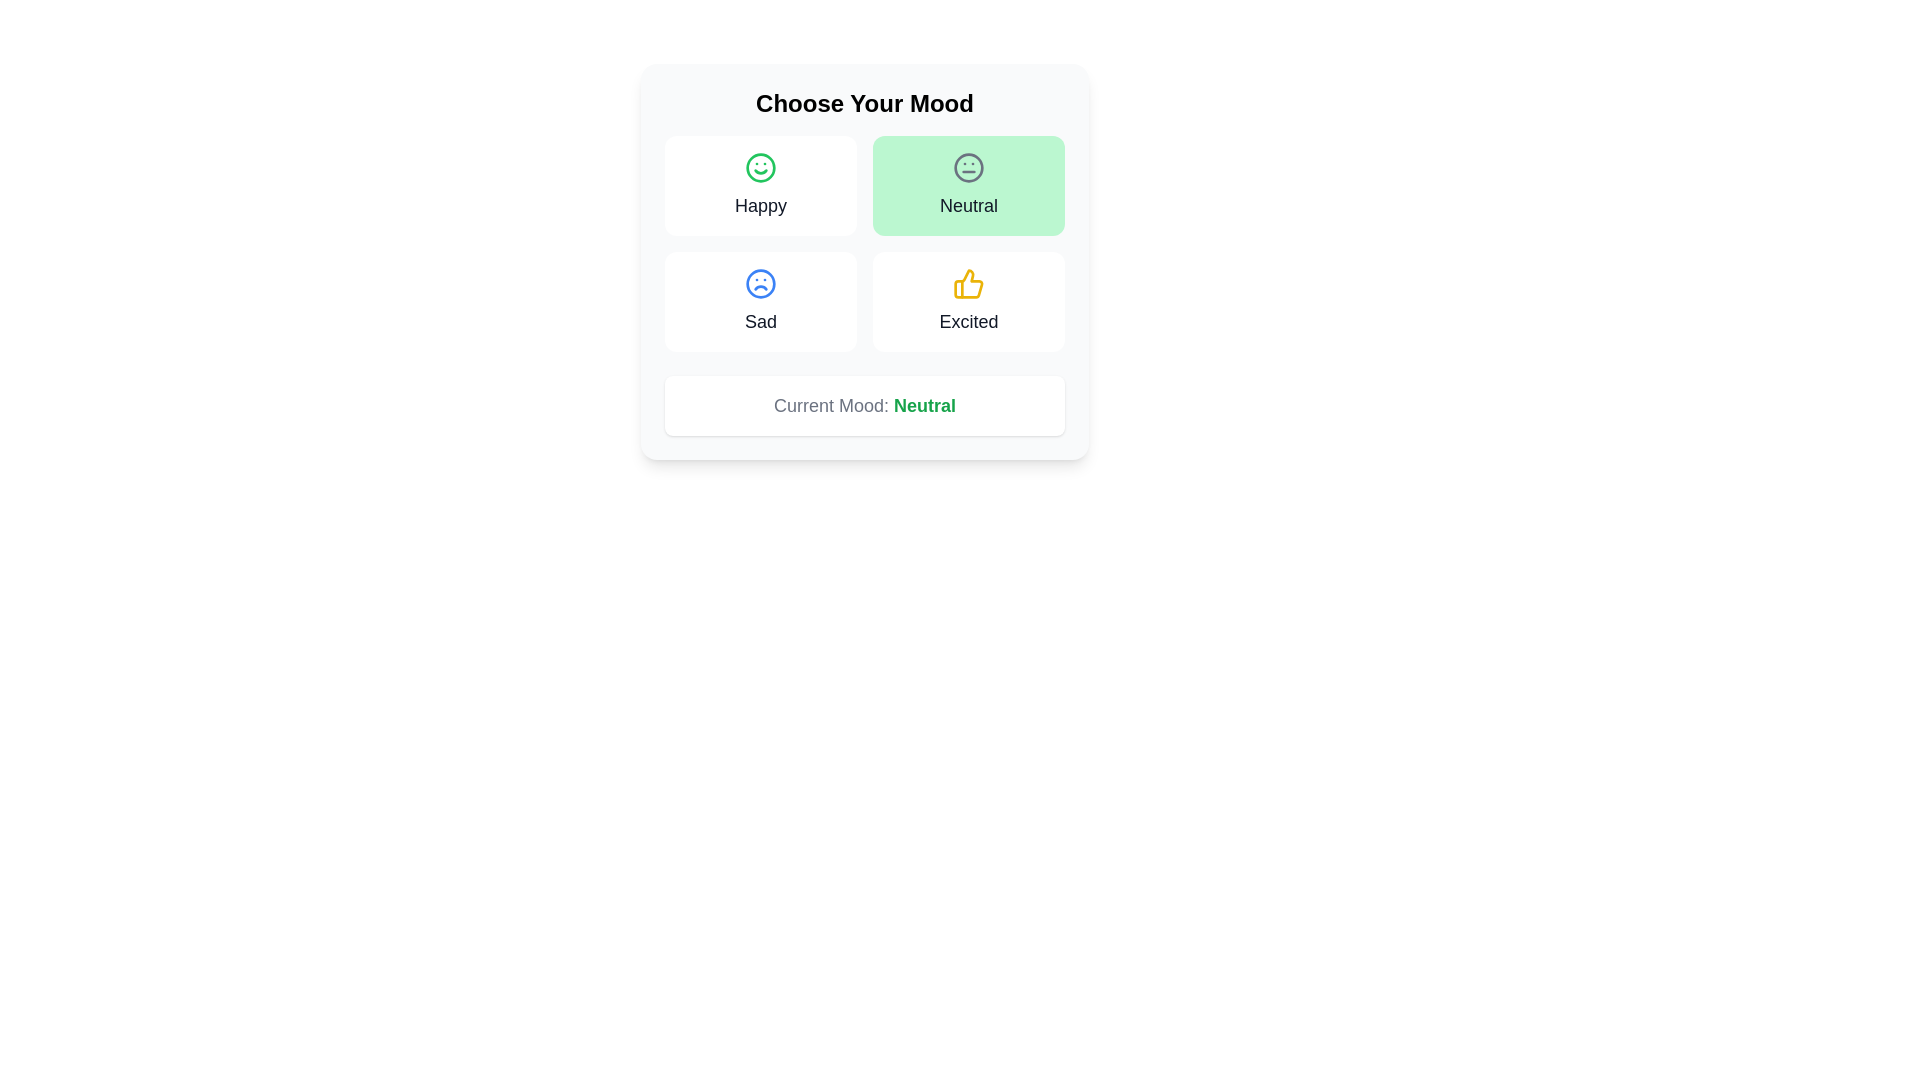  Describe the element at coordinates (760, 185) in the screenshot. I see `the 'Happy' mood selection button-like card located at the top-left corner of the mood selection grid` at that location.